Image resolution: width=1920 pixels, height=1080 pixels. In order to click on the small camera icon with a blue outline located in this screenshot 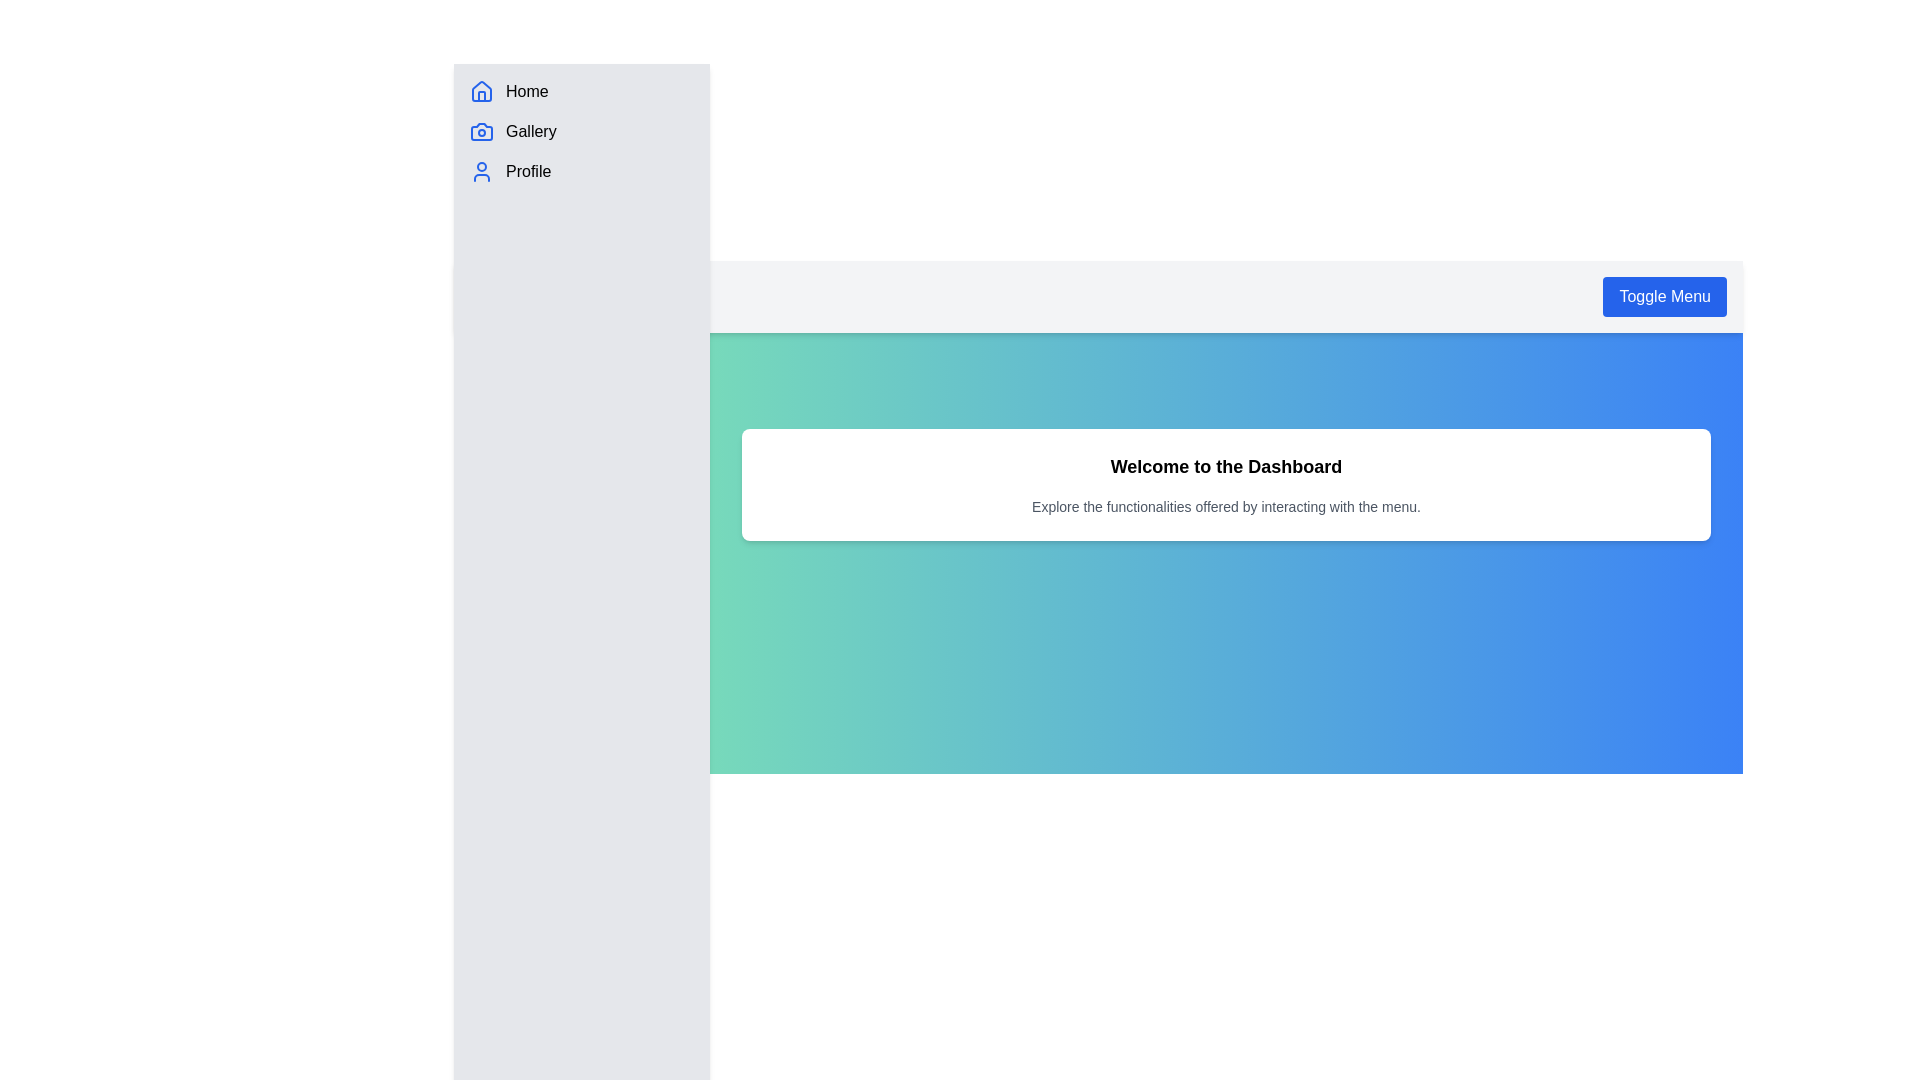, I will do `click(481, 131)`.